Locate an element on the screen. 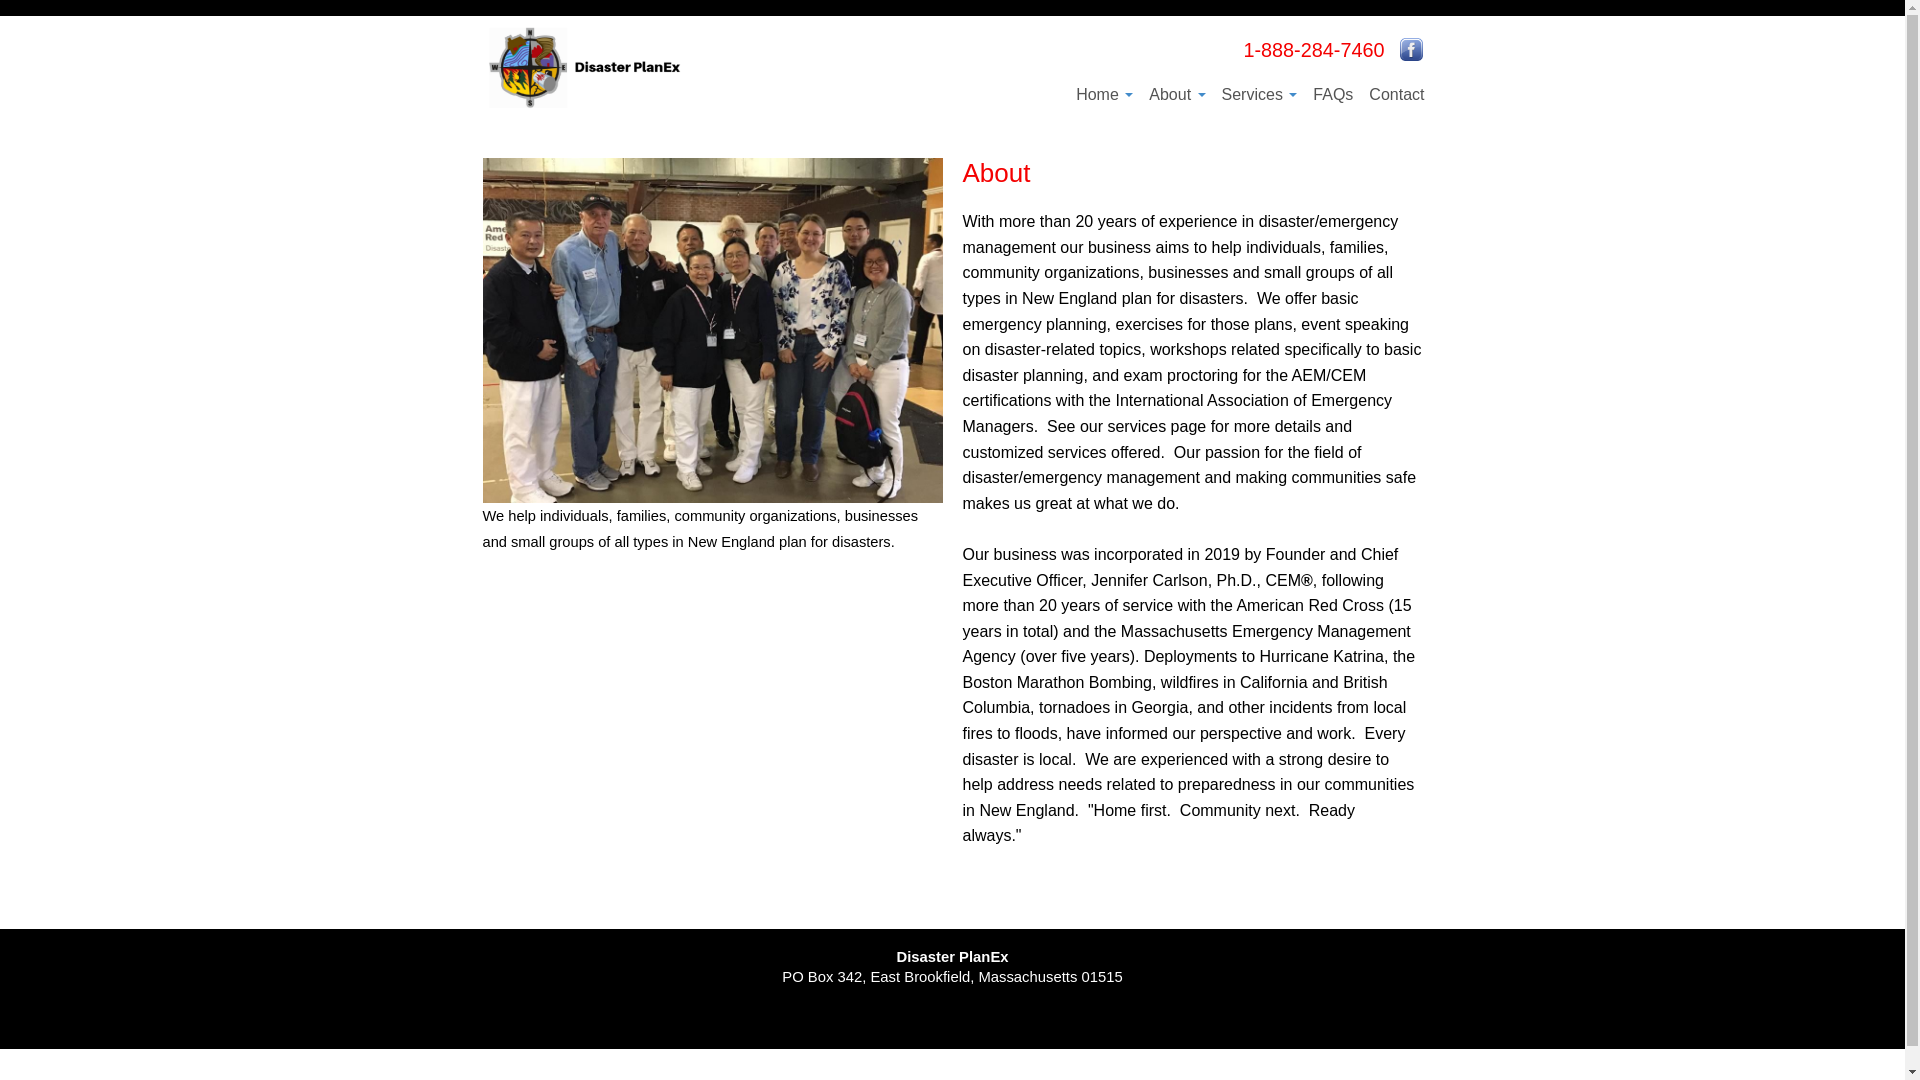 This screenshot has height=1080, width=1920. 'PO Box 342, East Brookfield, Massachusetts 01515' is located at coordinates (950, 975).